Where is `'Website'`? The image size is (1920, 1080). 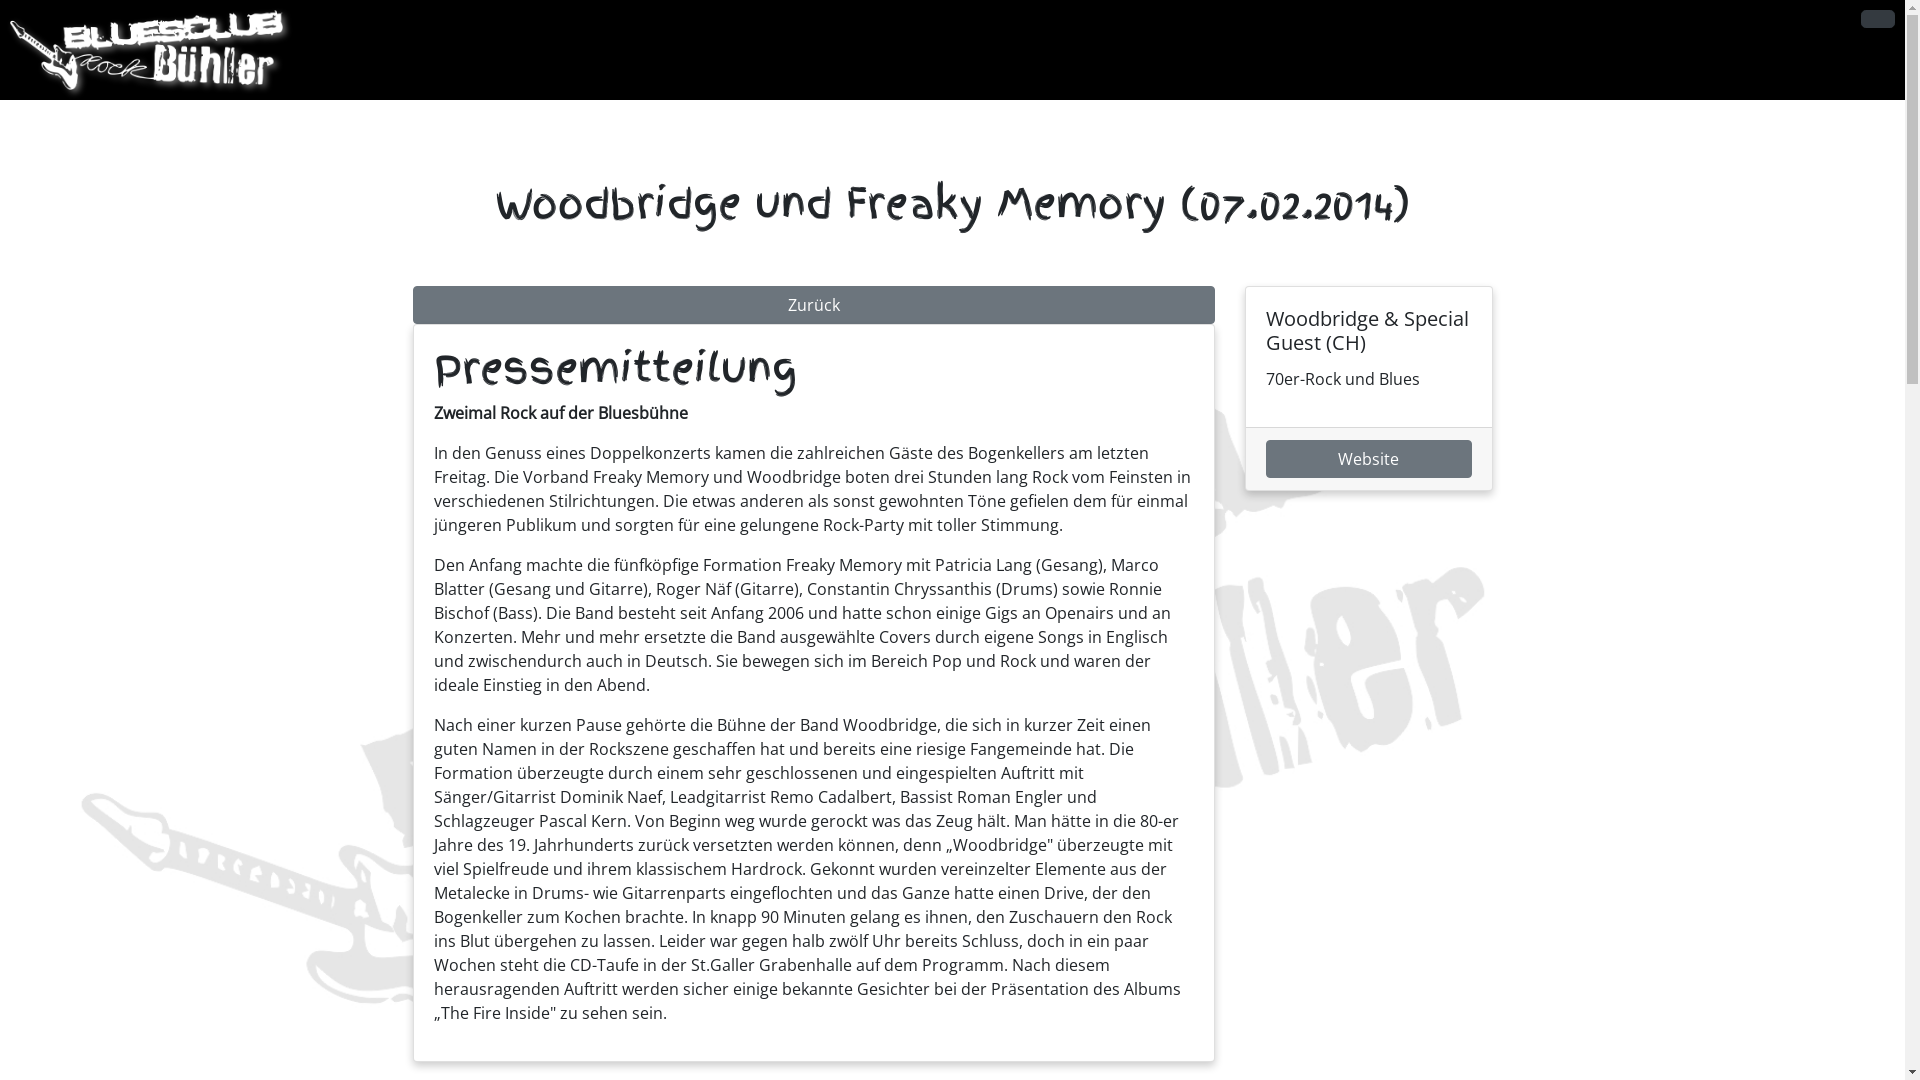
'Website' is located at coordinates (1367, 459).